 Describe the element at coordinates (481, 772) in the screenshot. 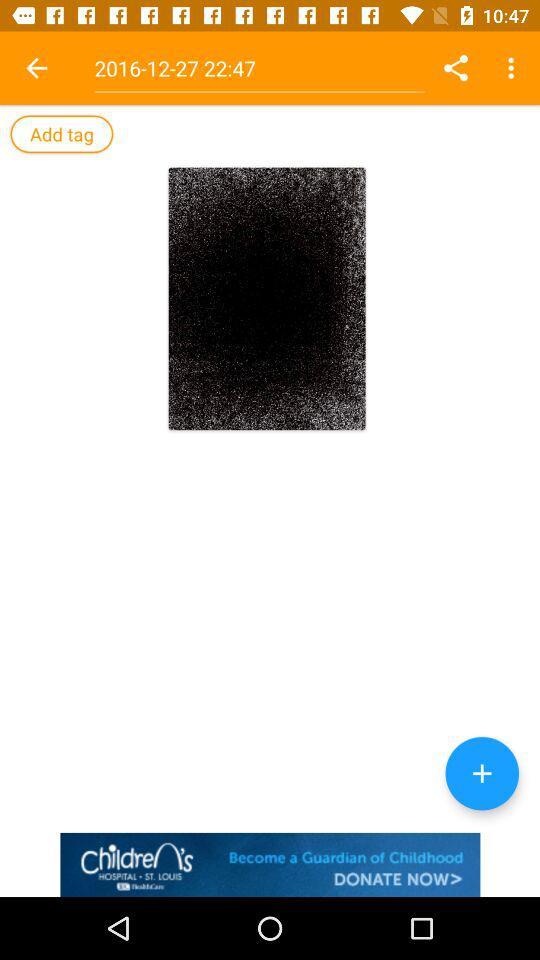

I see `the add icon` at that location.